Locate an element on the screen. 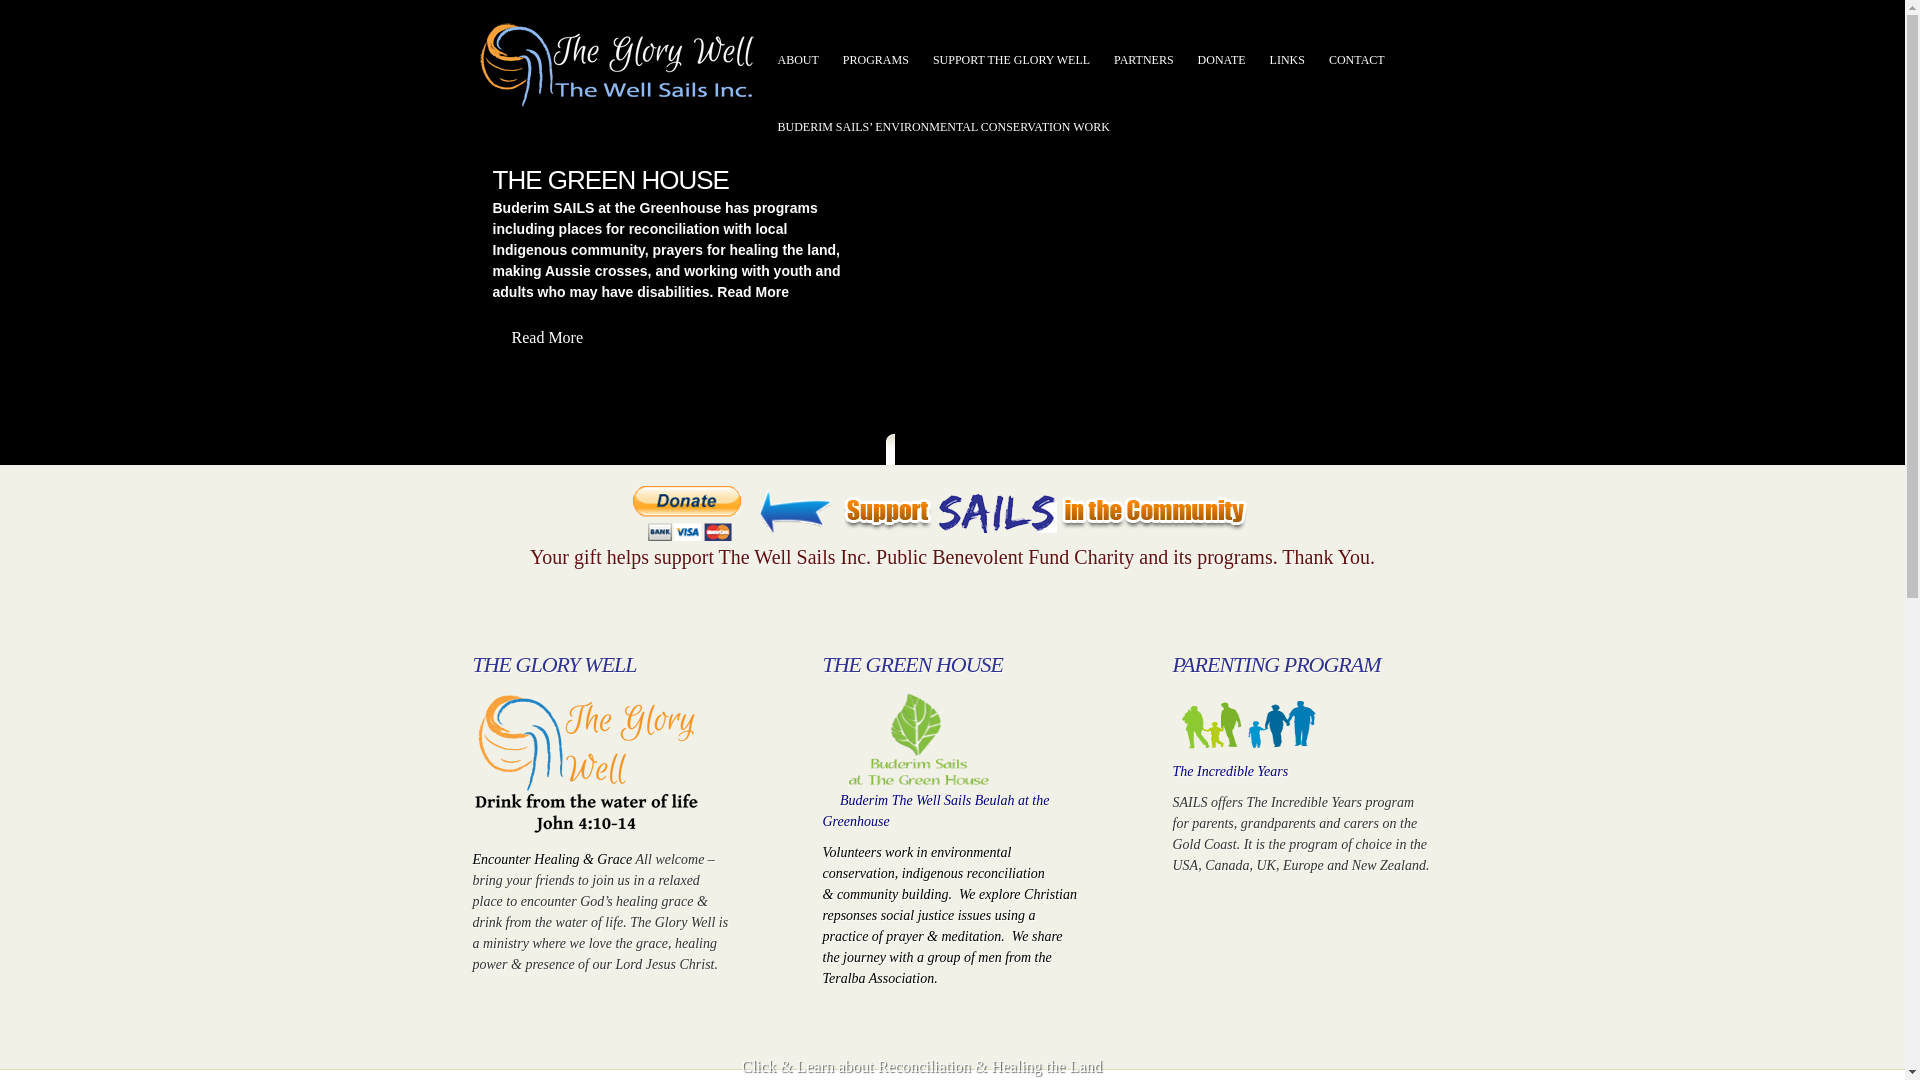 The image size is (1920, 1080). 'ABOUT' is located at coordinates (797, 59).